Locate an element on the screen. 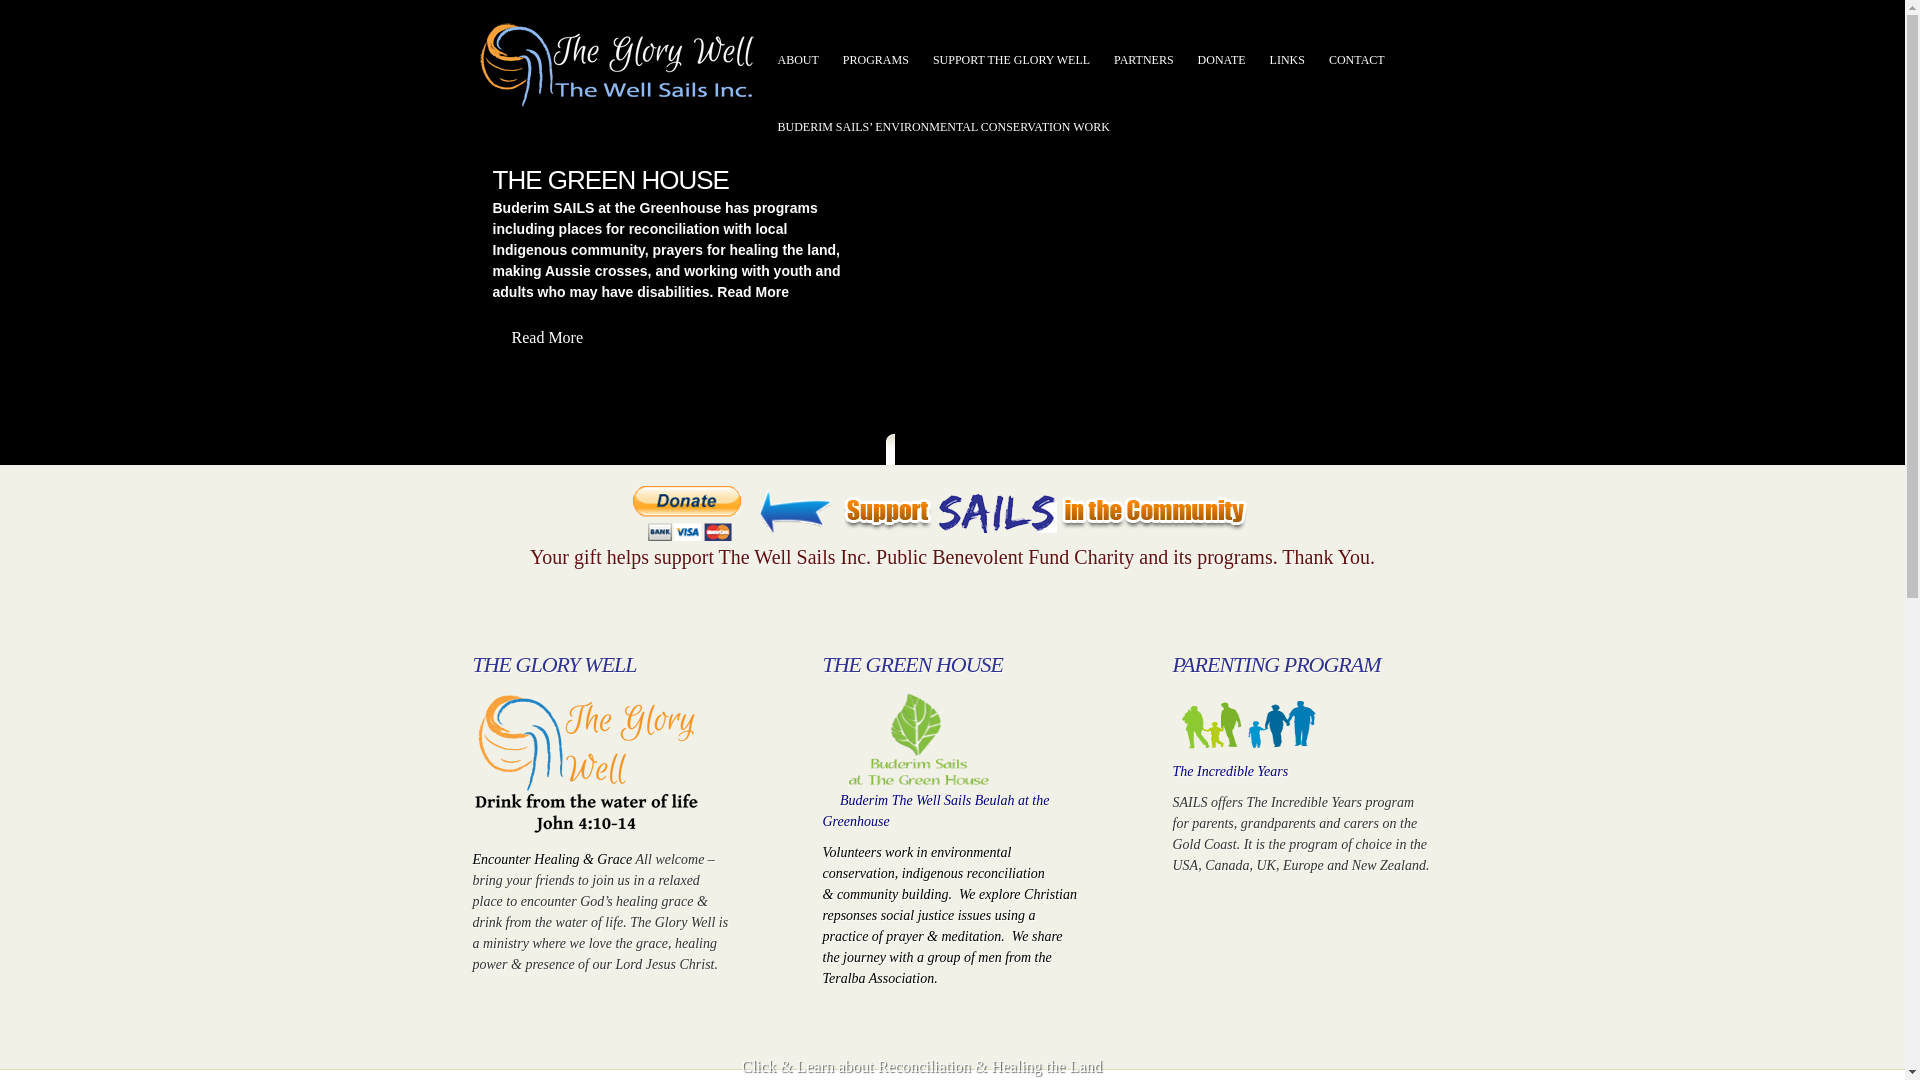 The image size is (1920, 1080). 'ABOUT' is located at coordinates (797, 59).